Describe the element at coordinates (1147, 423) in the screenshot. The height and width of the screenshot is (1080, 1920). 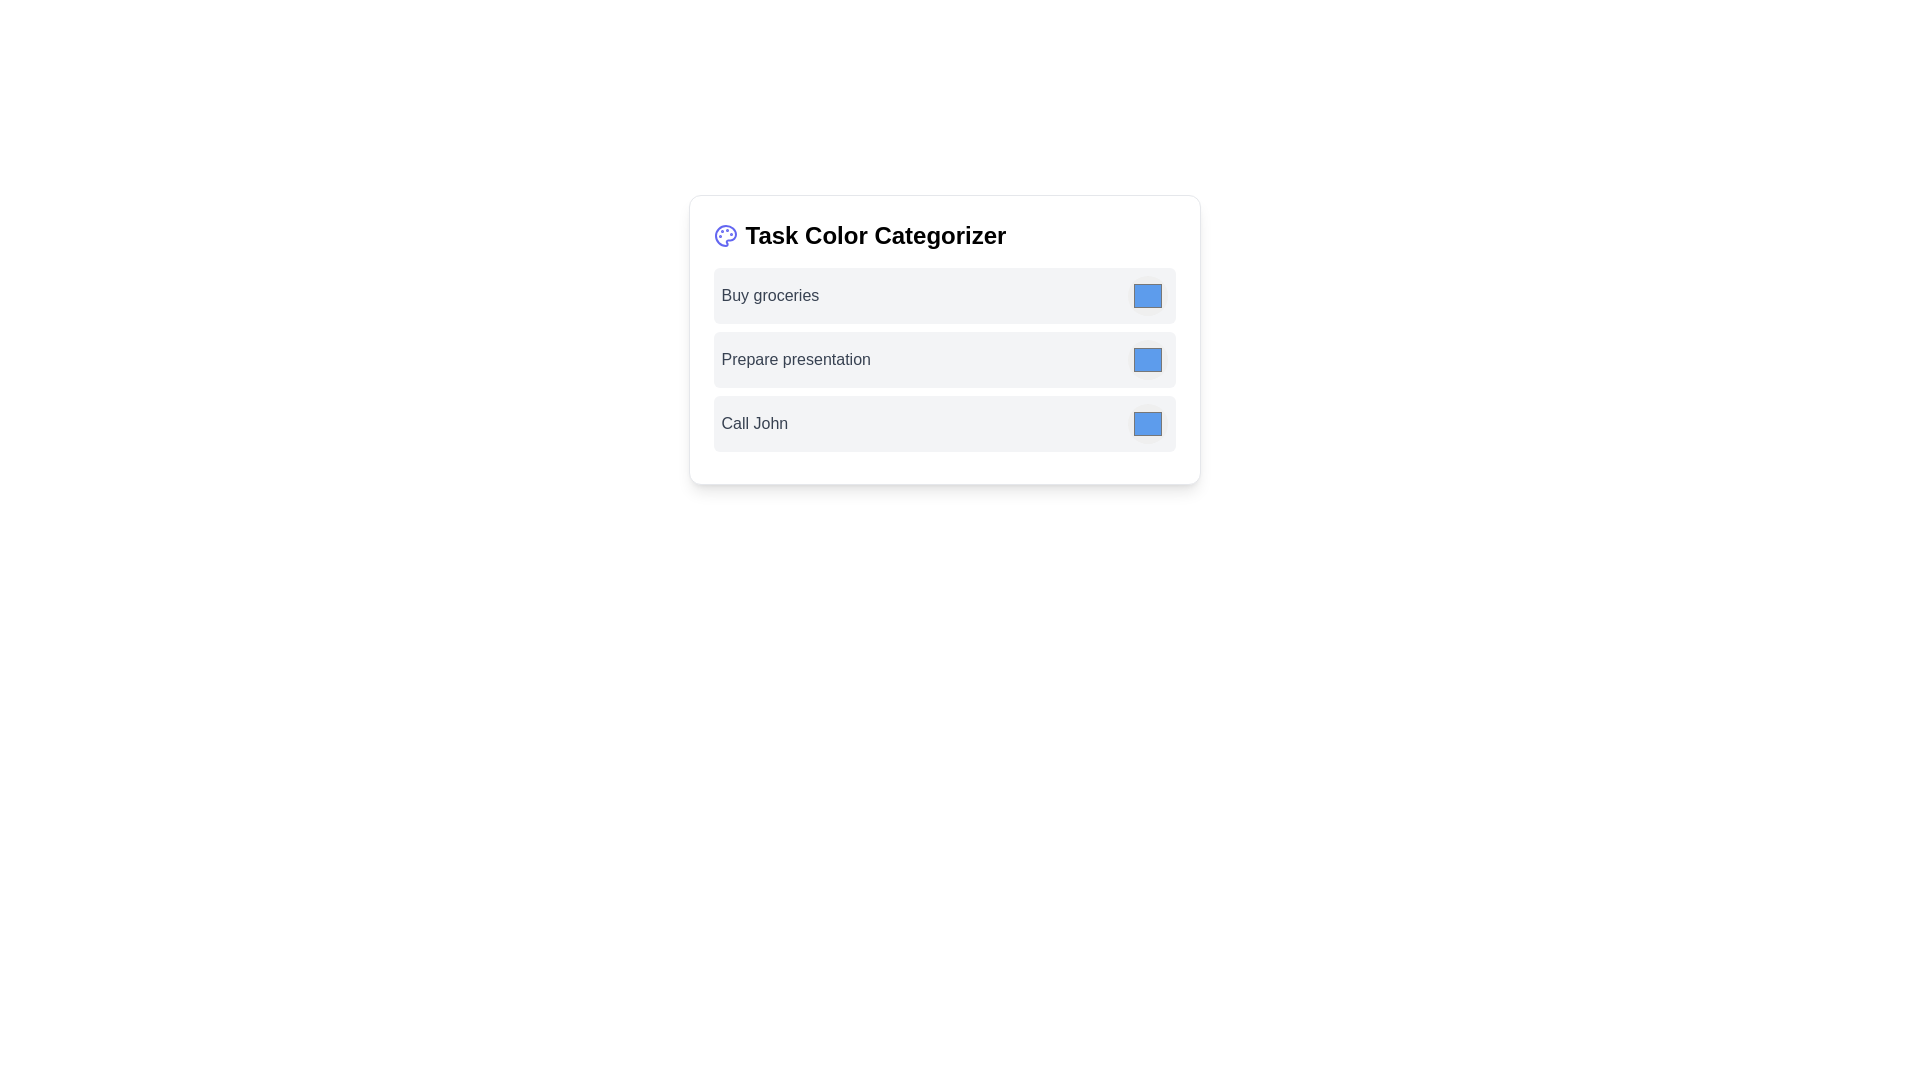
I see `the circular blue icon with a light blue fill, positioned to the far right of the 'Call John' panel` at that location.